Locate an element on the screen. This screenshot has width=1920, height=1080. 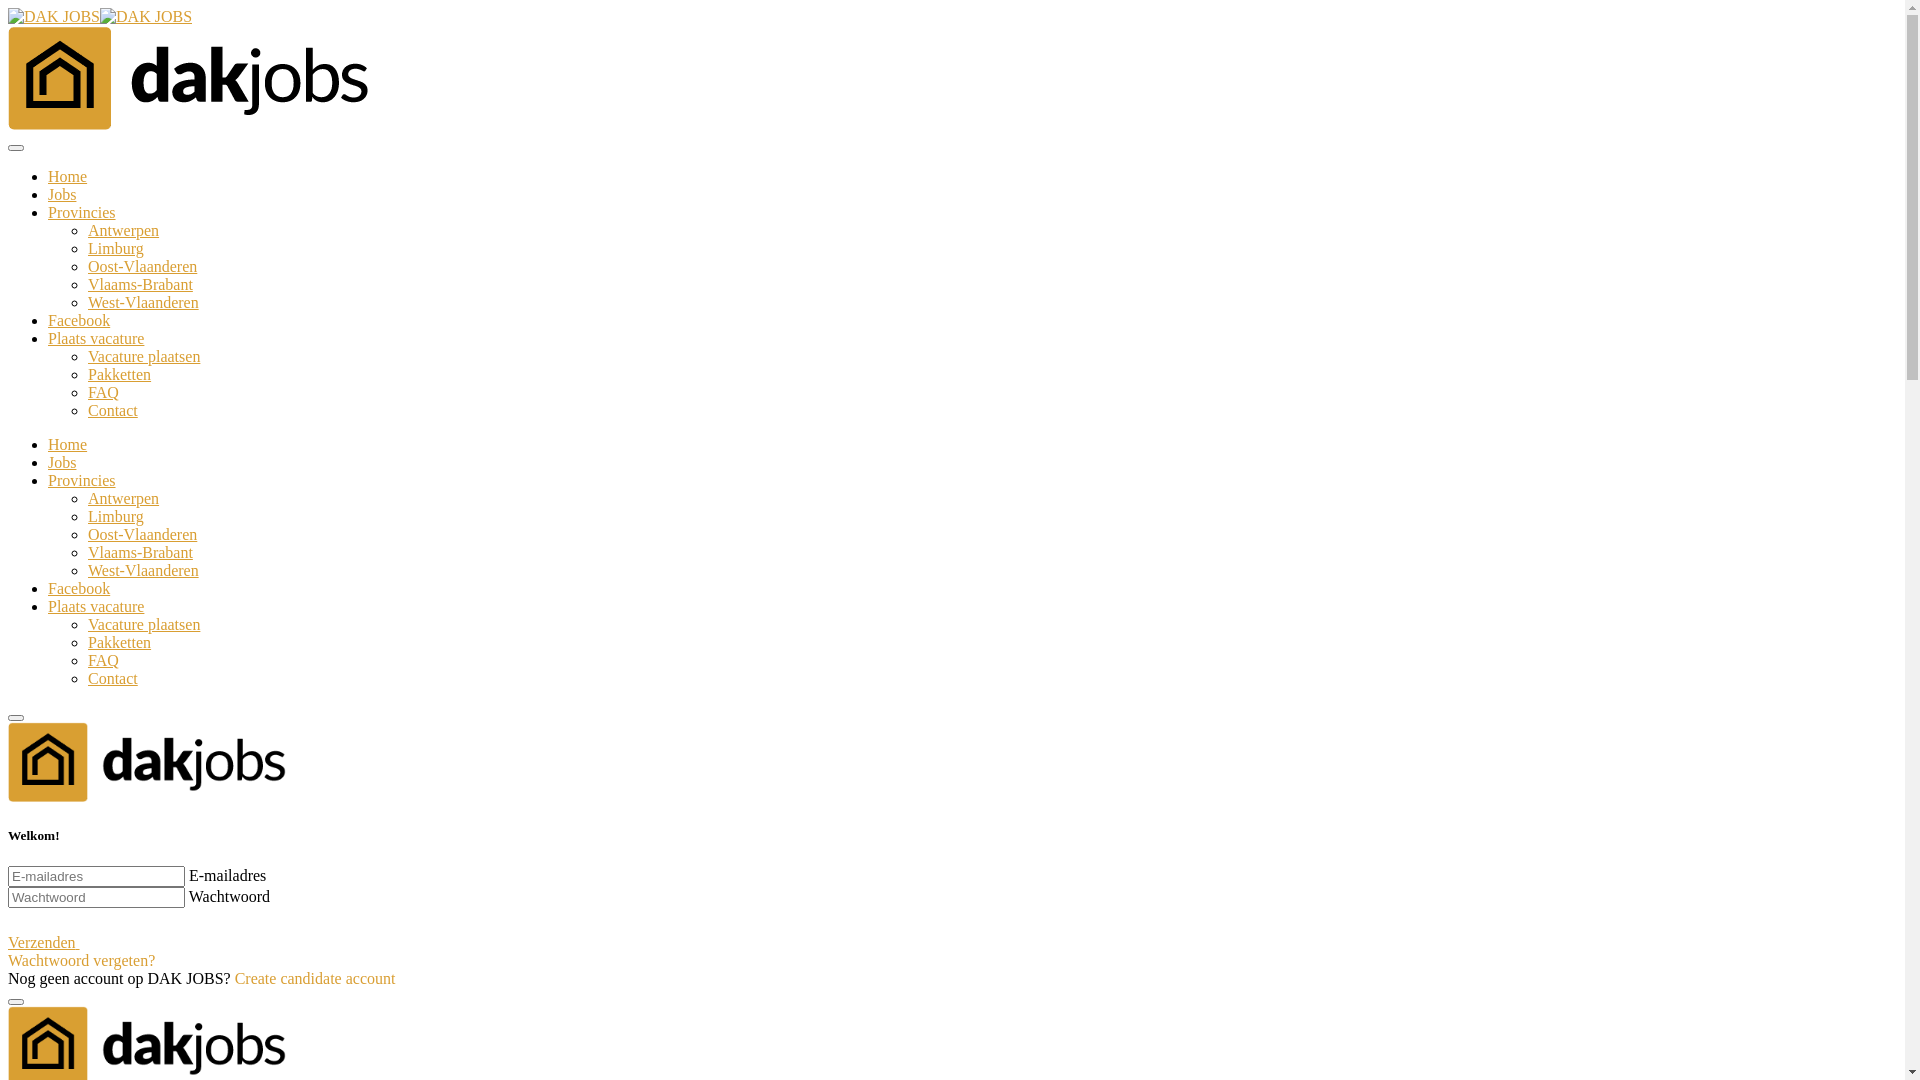
'Vlaams-Brabant' is located at coordinates (139, 552).